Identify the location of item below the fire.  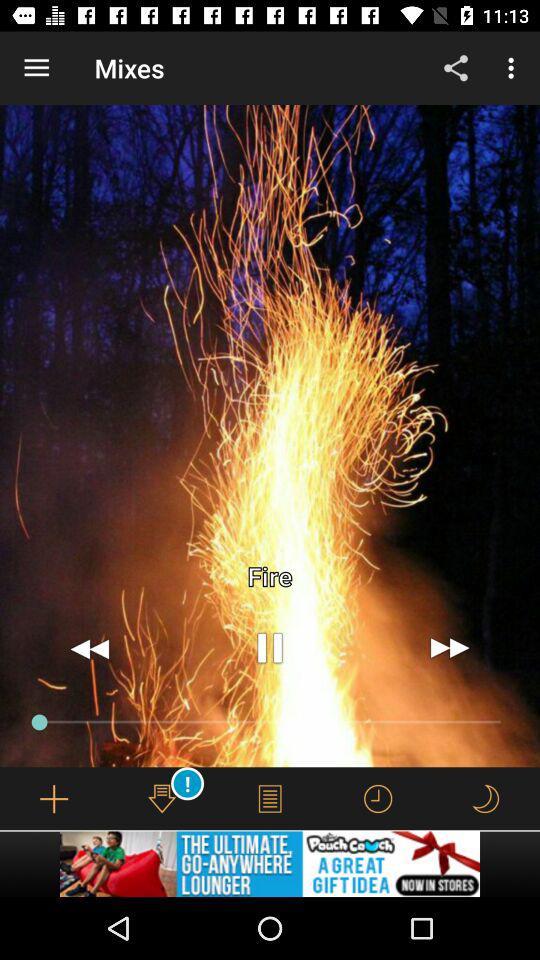
(449, 647).